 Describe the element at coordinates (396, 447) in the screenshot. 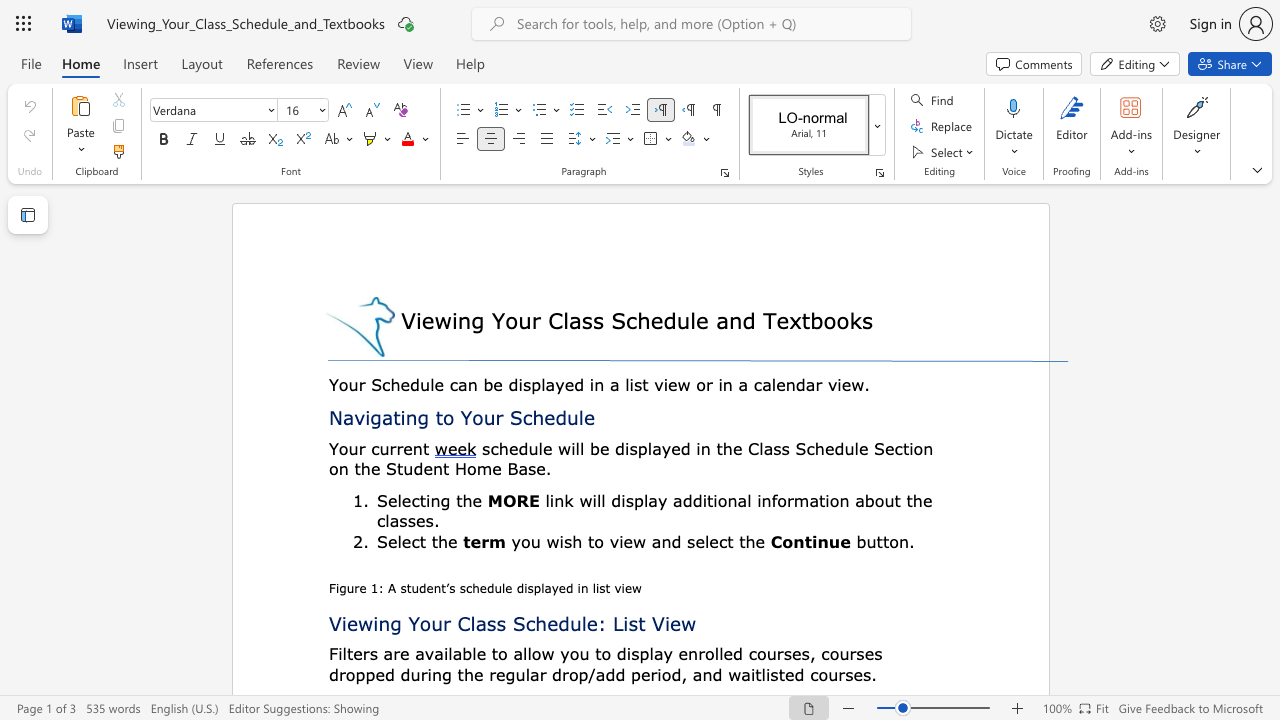

I see `the subset text "re" within the text "Your current"` at that location.